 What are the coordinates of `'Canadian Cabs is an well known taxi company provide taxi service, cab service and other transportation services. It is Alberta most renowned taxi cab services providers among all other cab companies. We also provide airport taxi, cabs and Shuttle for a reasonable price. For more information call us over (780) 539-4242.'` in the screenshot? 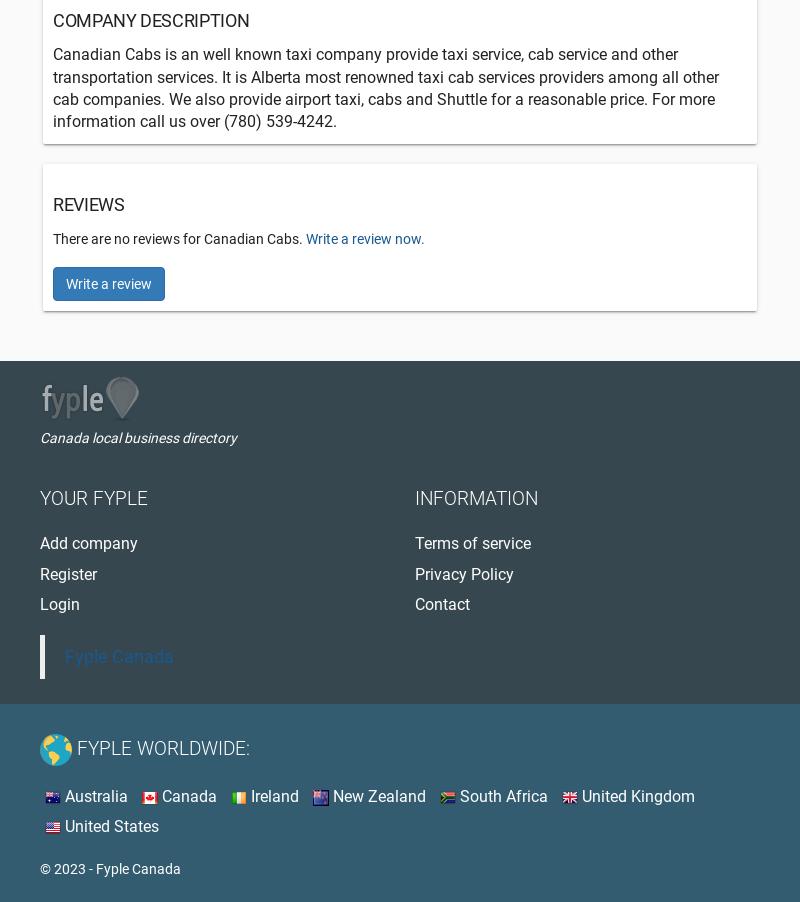 It's located at (385, 88).